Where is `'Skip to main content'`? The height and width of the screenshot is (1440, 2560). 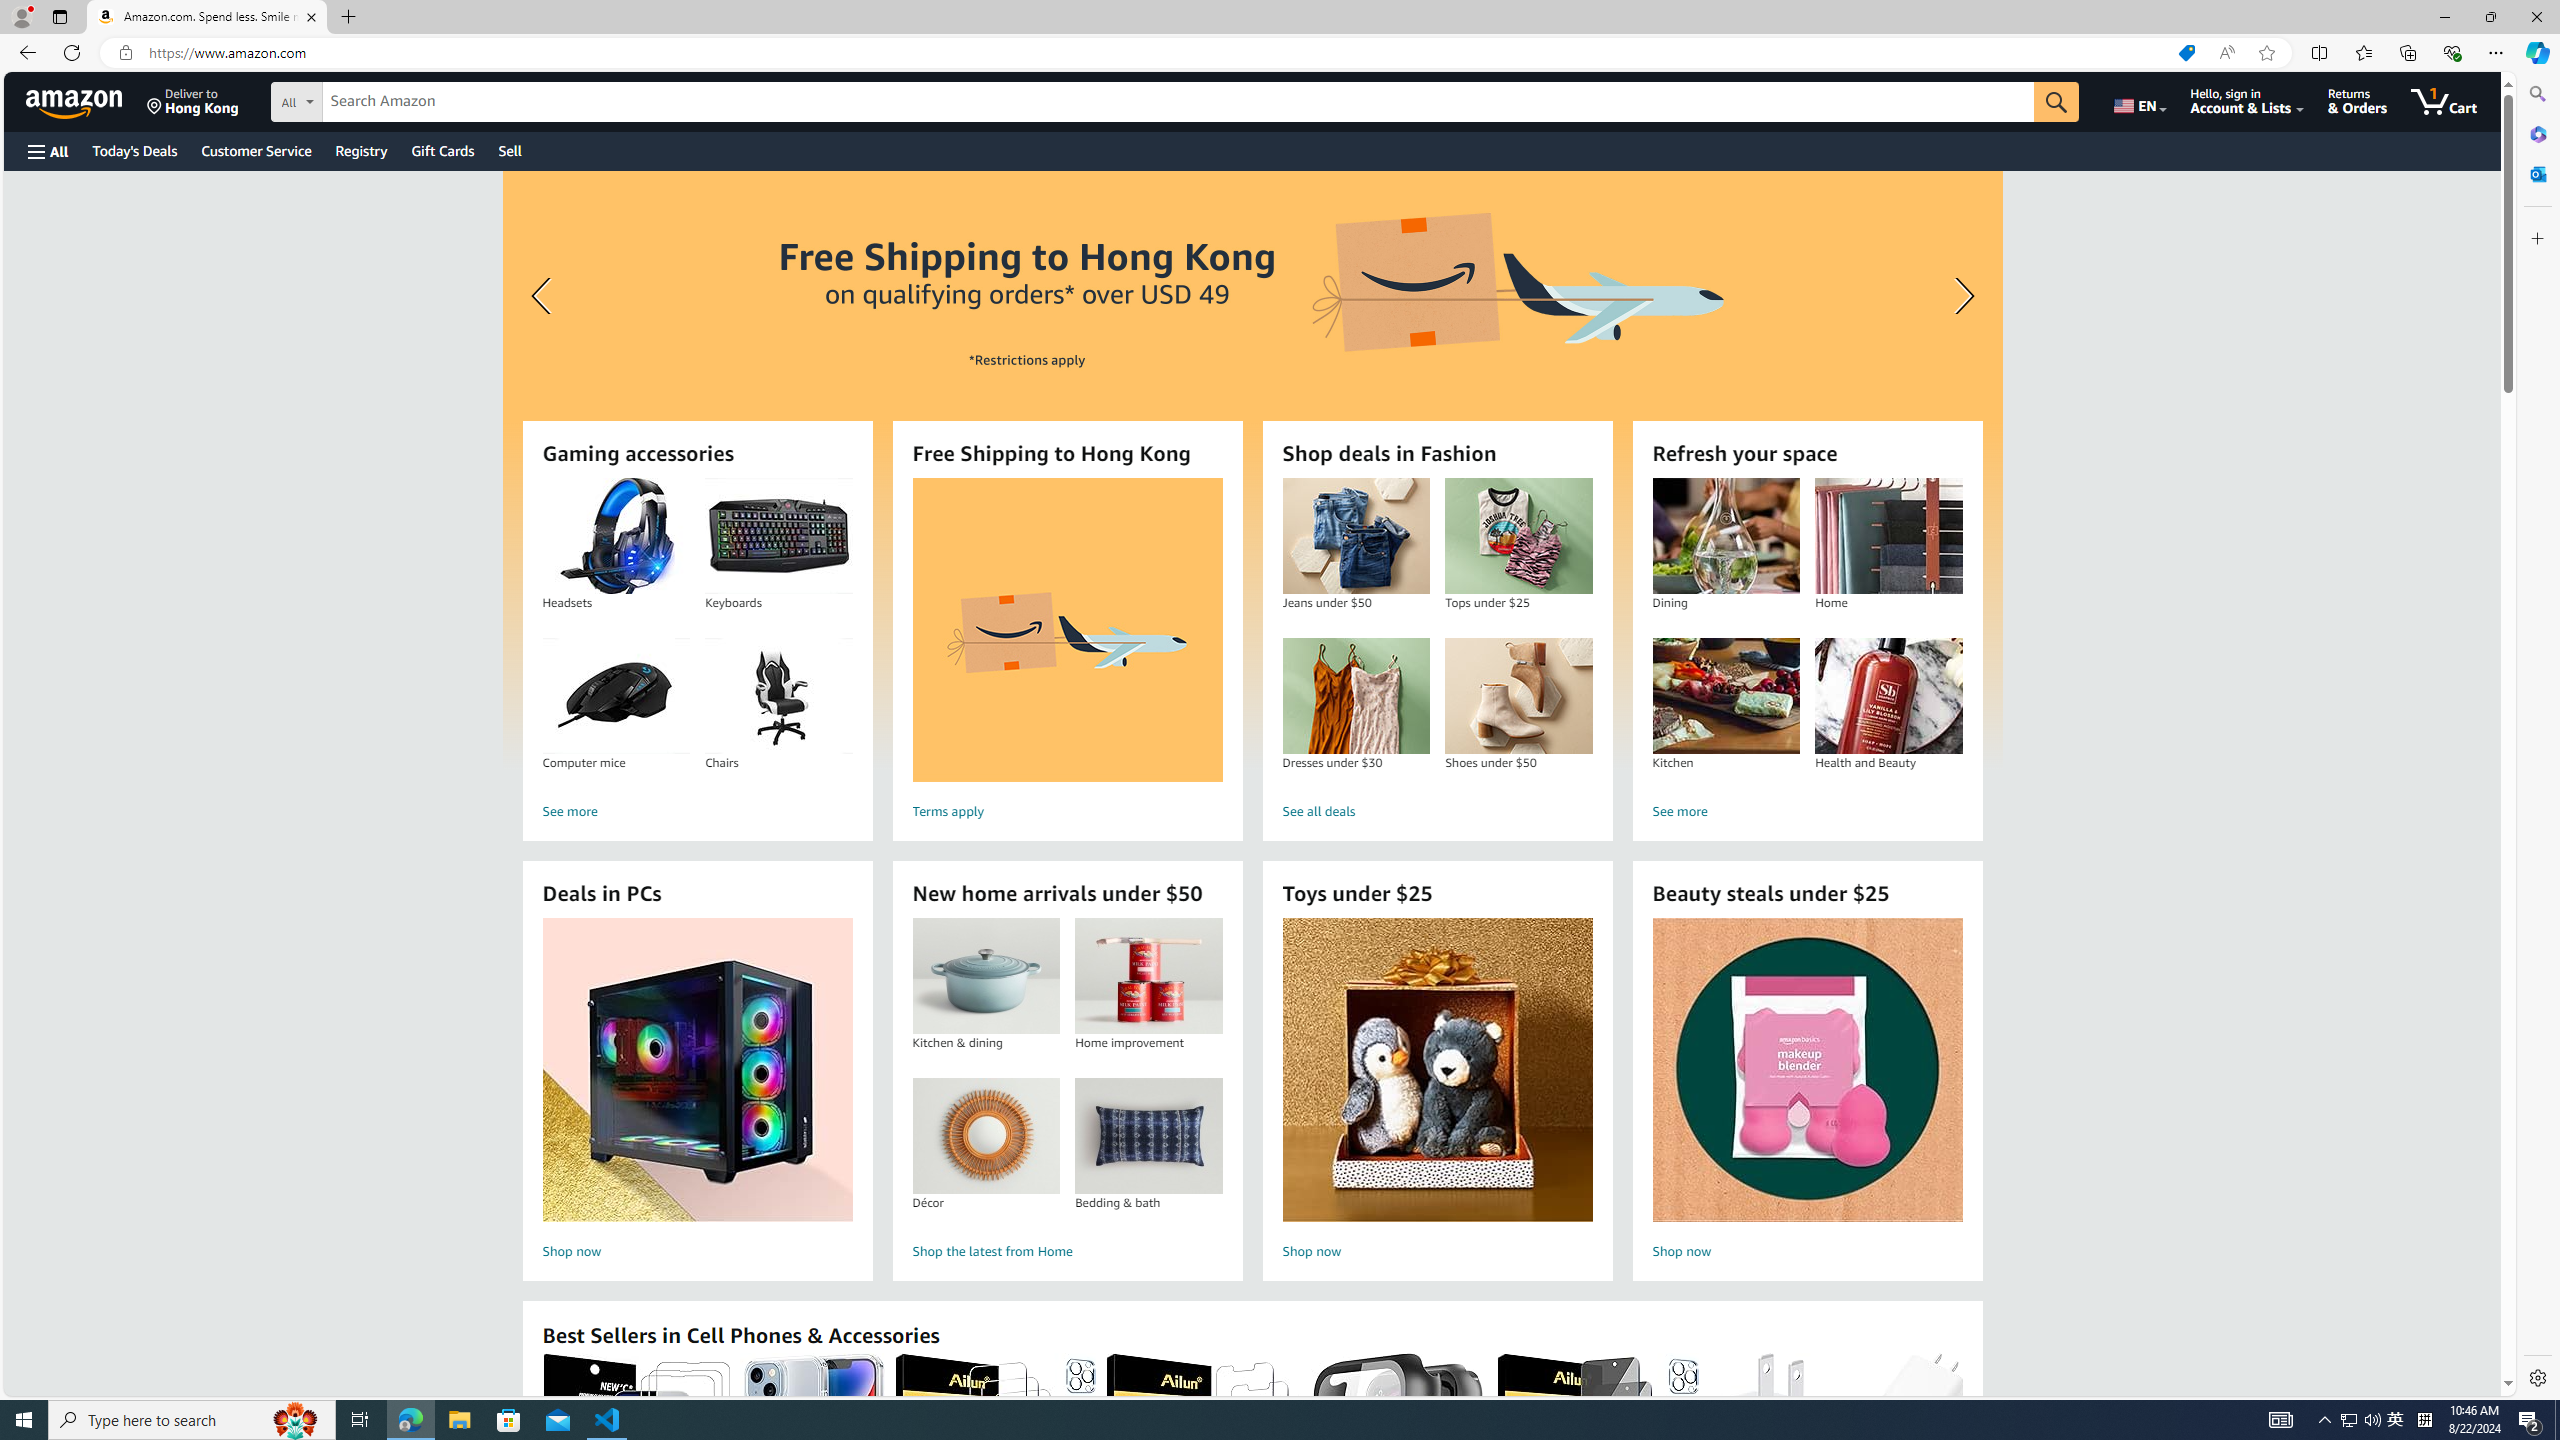 'Skip to main content' is located at coordinates (85, 99).